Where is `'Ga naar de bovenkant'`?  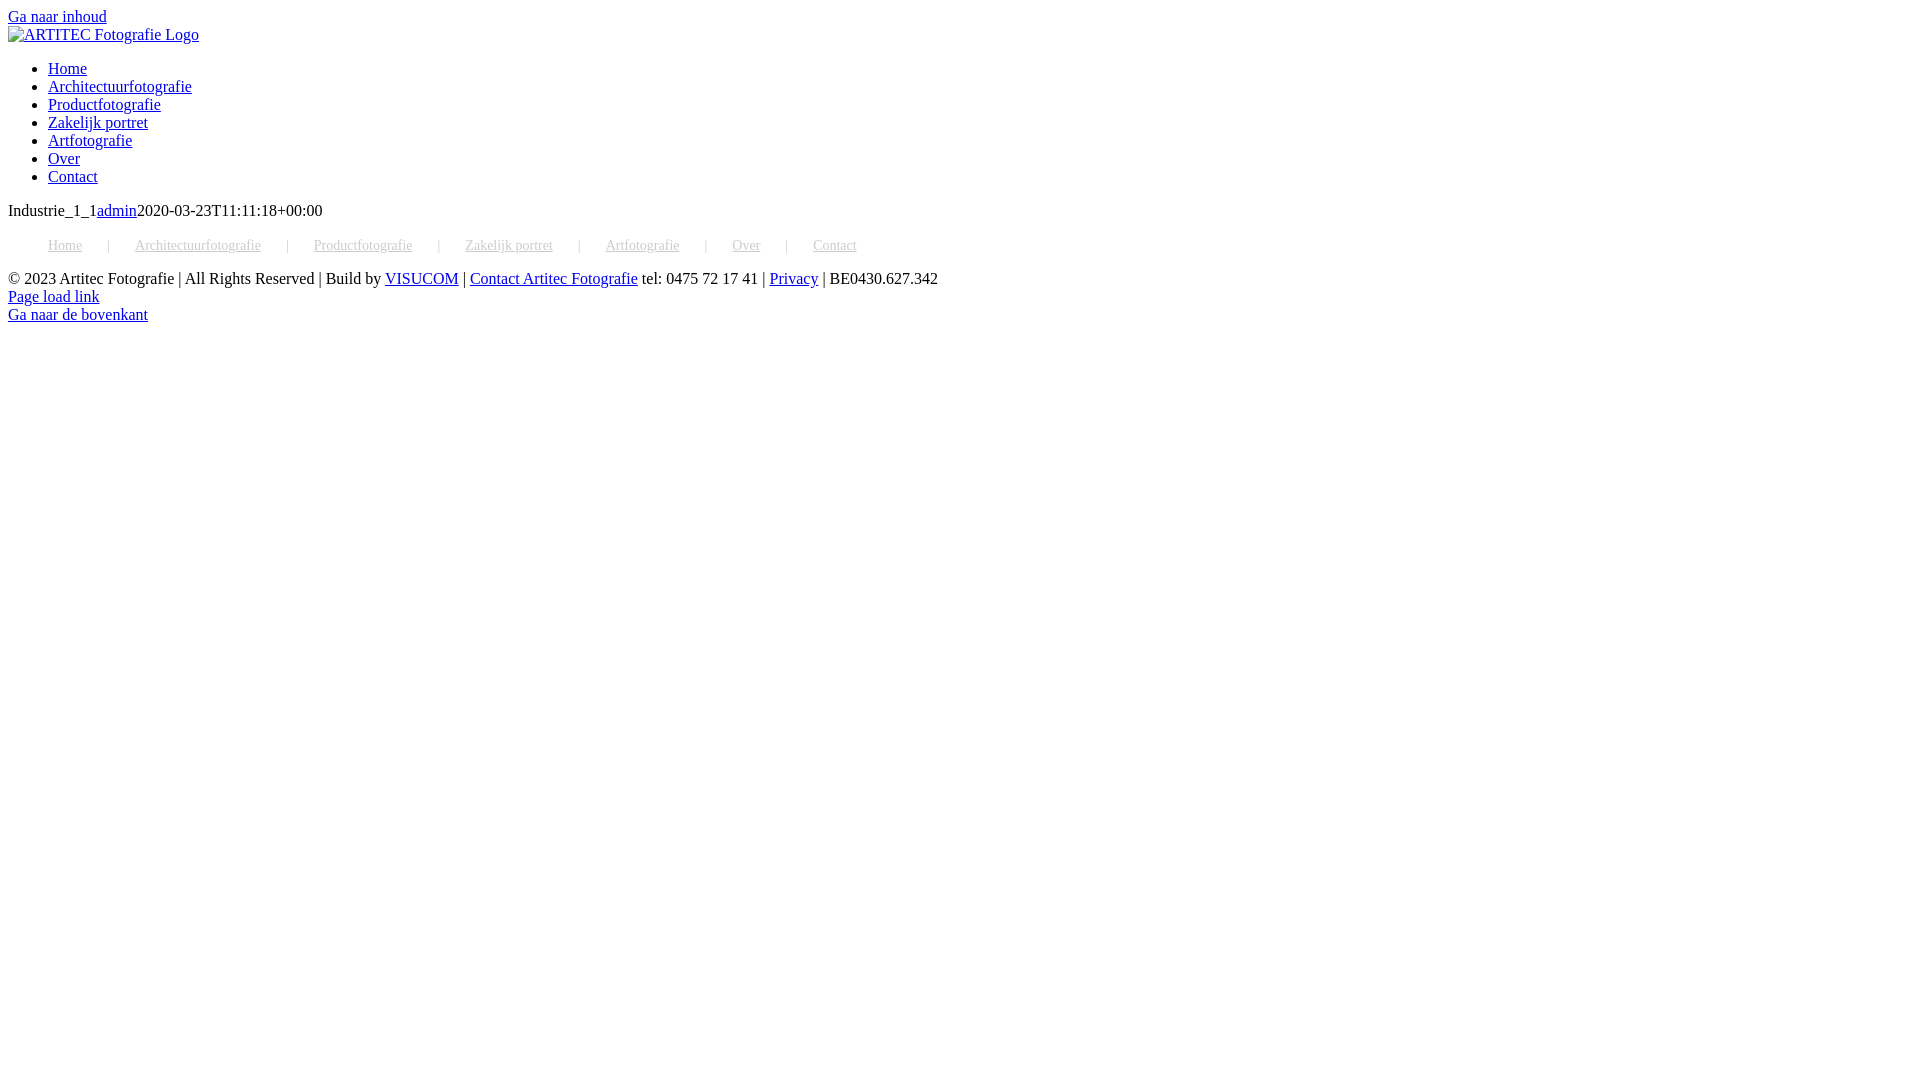 'Ga naar de bovenkant' is located at coordinates (8, 314).